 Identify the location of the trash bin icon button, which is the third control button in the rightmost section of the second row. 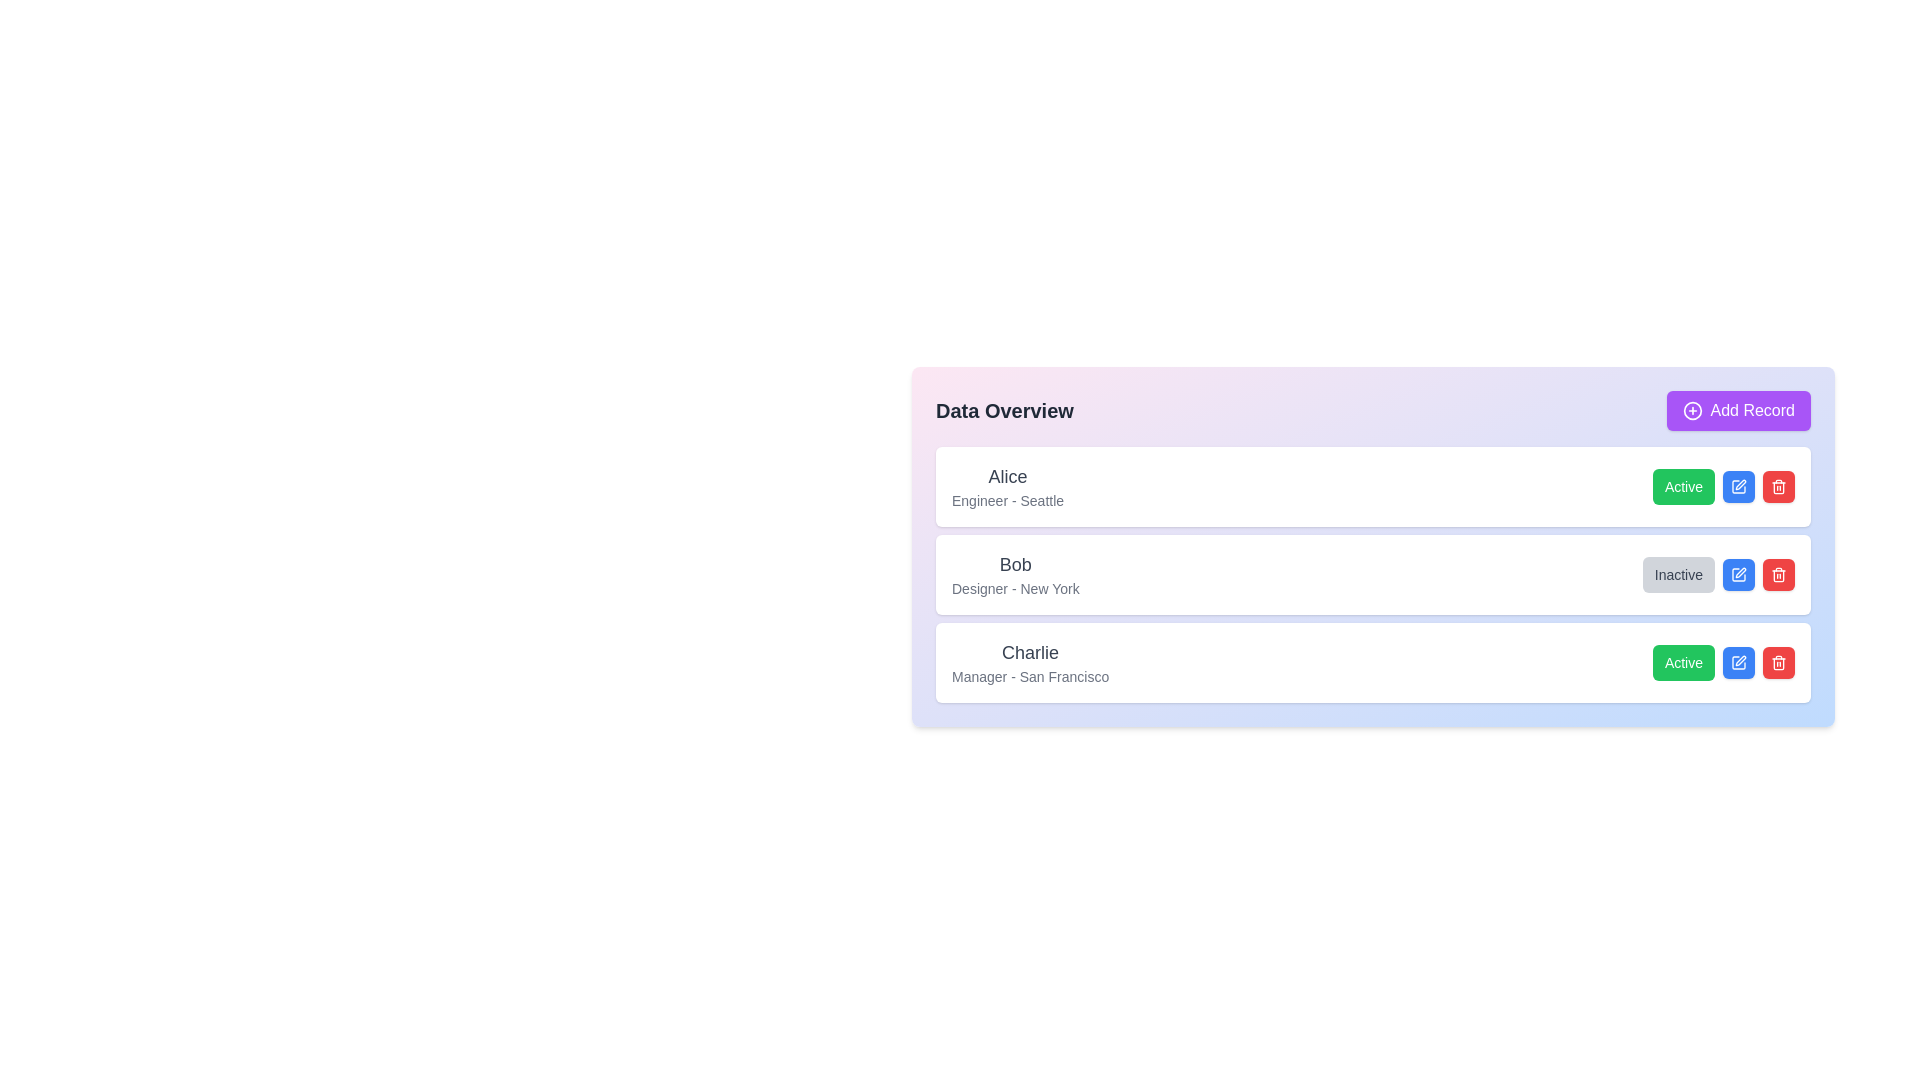
(1779, 486).